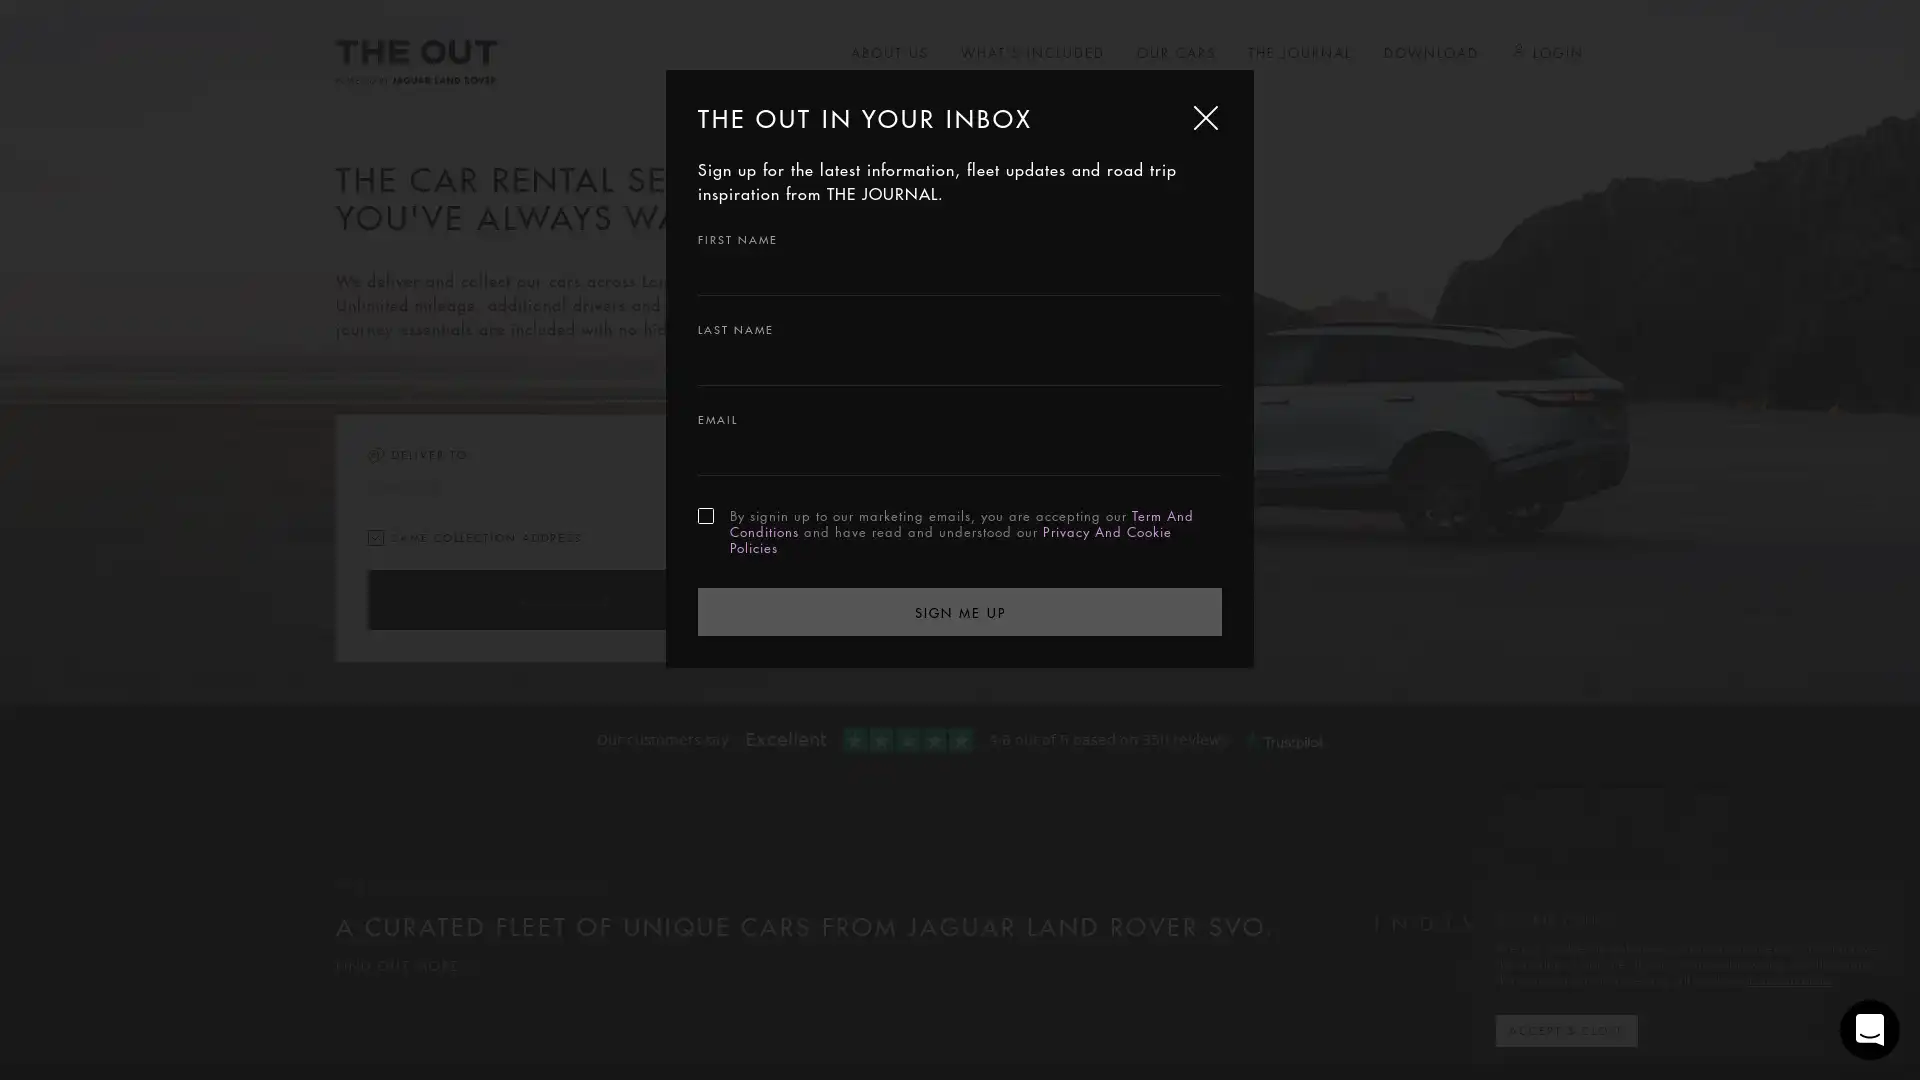  I want to click on CHOOSE CAR, so click(560, 599).